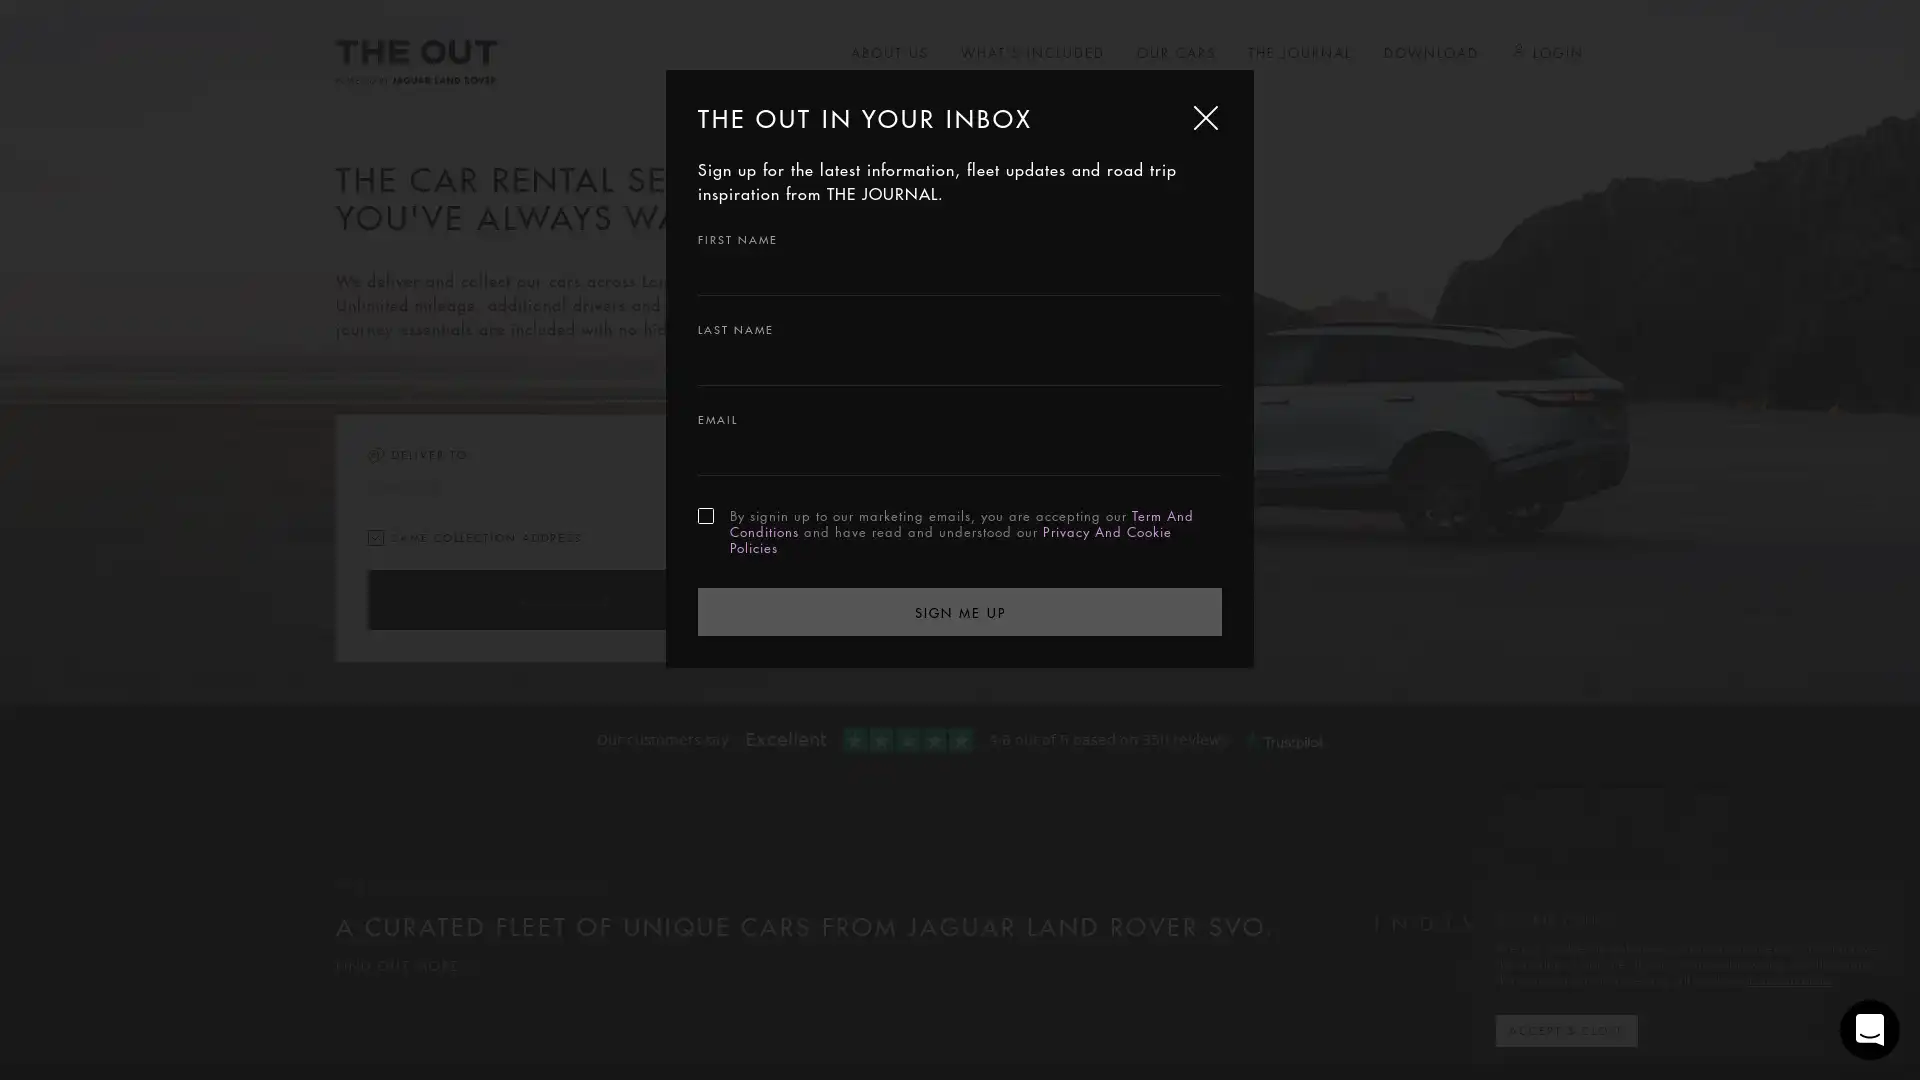  I want to click on CHOOSE CAR, so click(560, 599).